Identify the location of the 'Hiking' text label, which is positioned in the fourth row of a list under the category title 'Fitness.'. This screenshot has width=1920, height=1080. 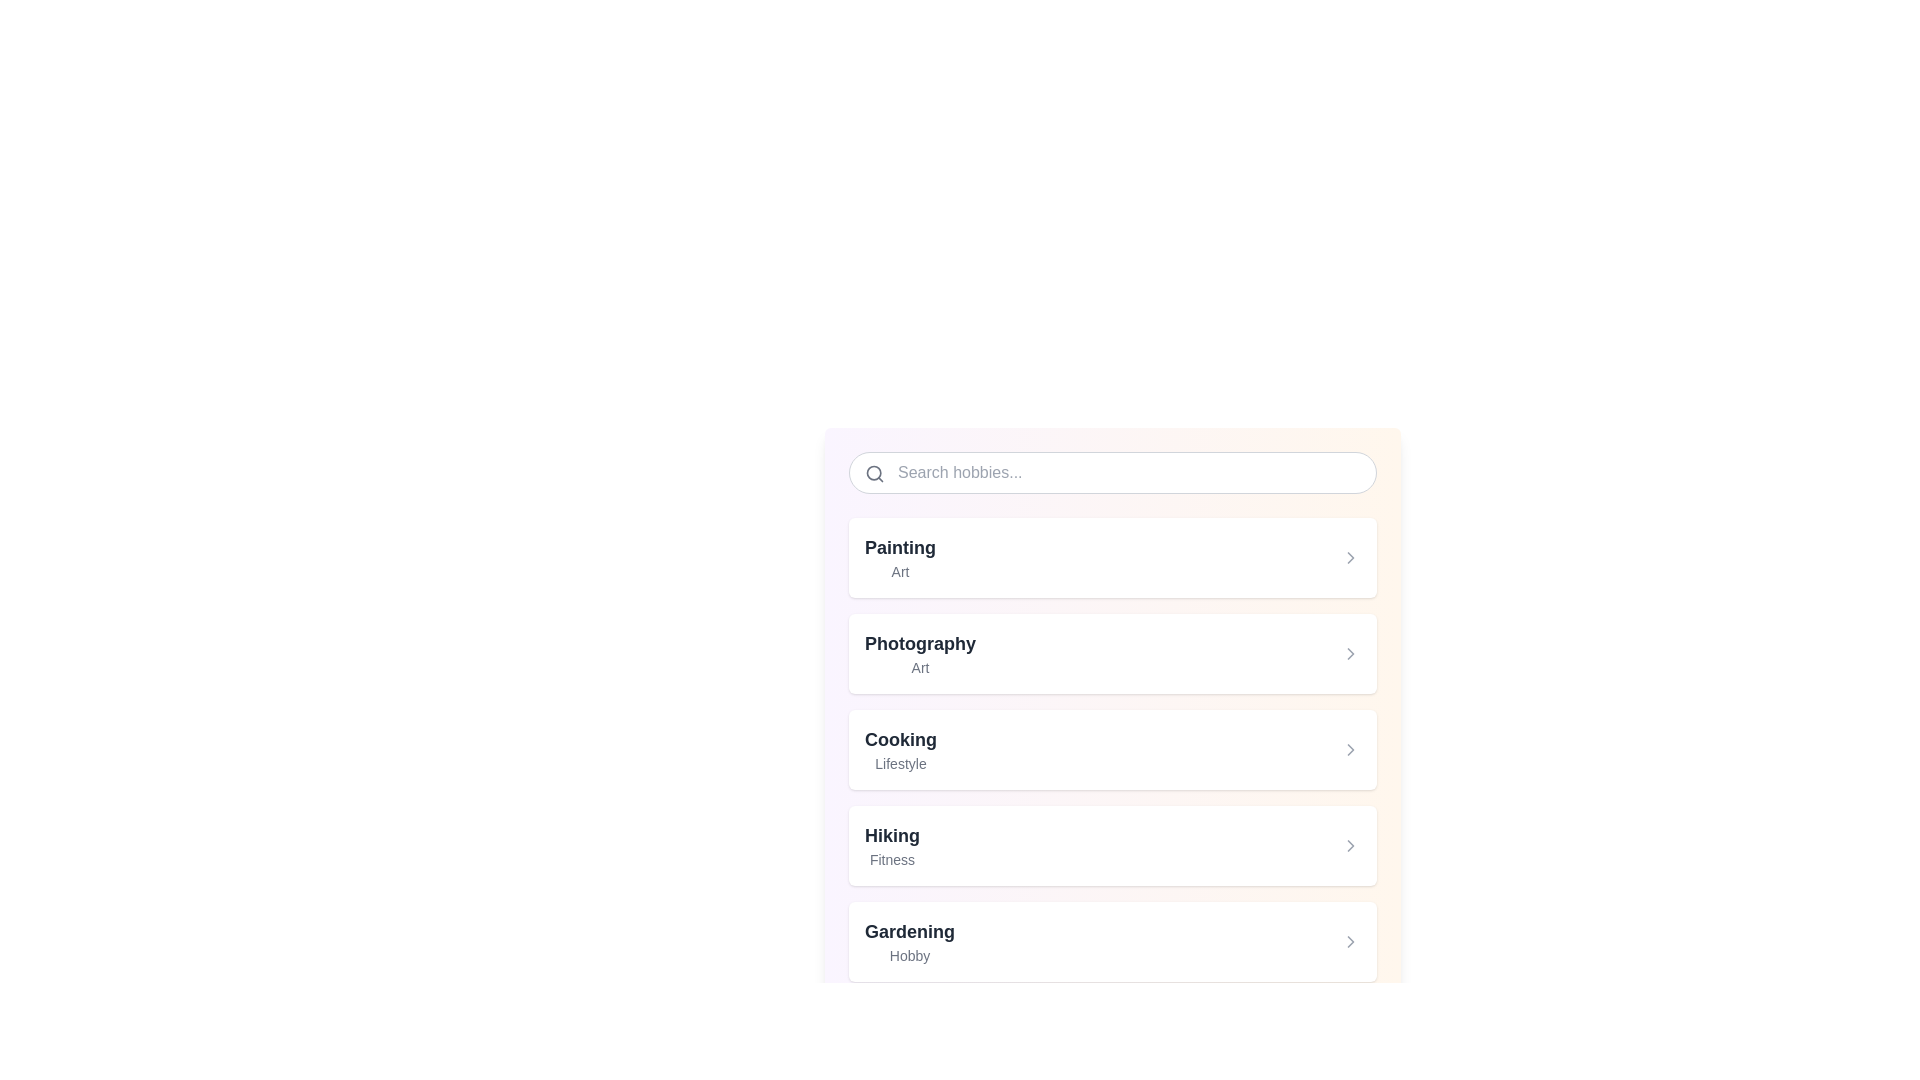
(891, 836).